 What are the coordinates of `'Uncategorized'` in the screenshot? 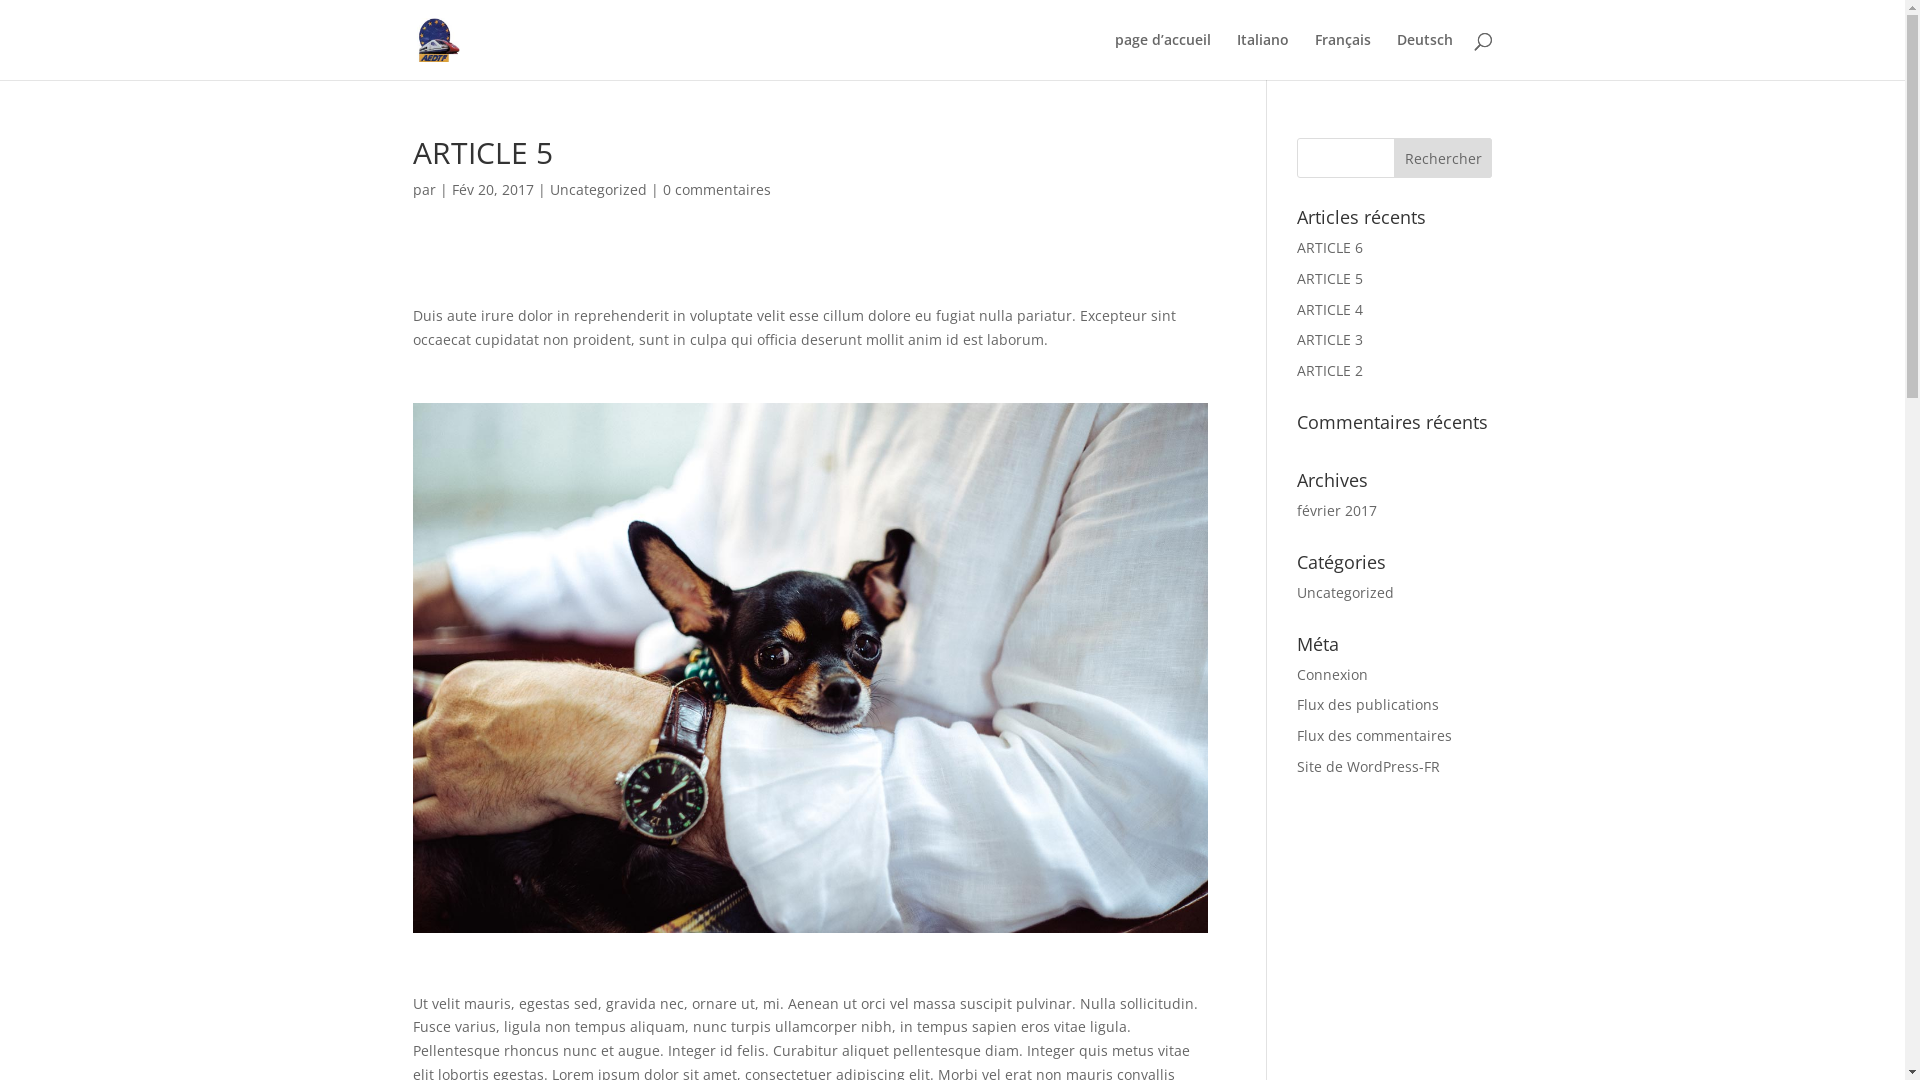 It's located at (1345, 591).